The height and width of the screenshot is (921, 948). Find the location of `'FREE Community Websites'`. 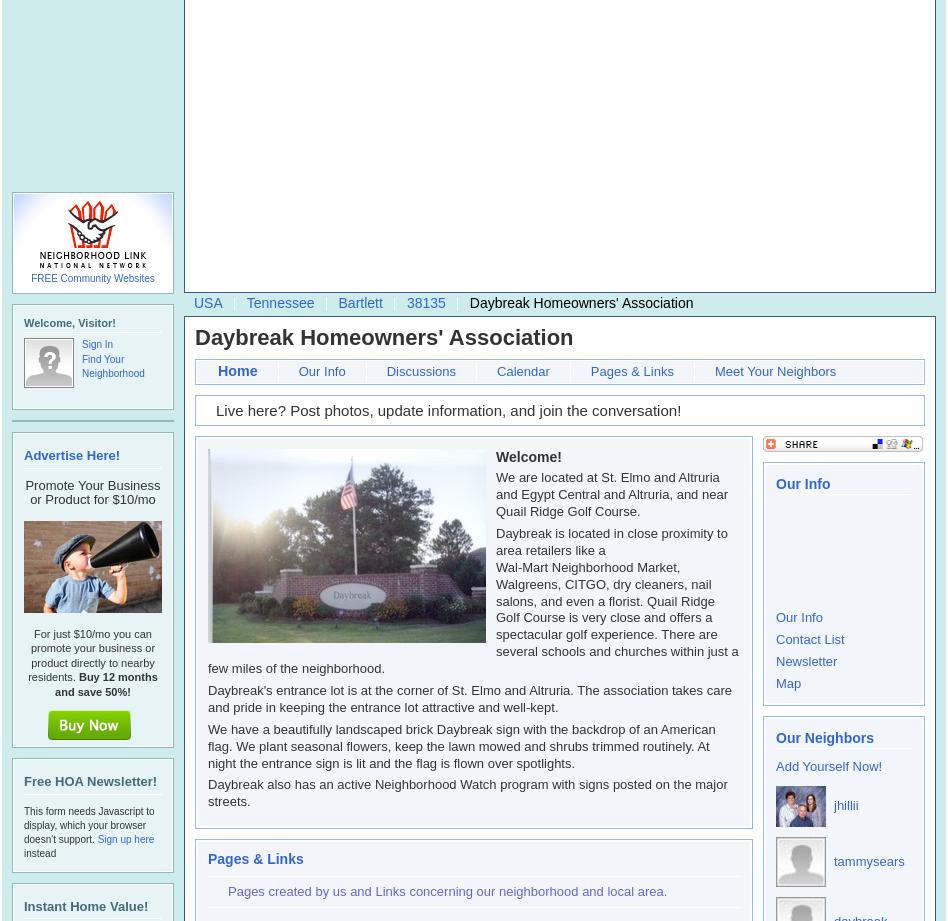

'FREE Community Websites' is located at coordinates (92, 277).